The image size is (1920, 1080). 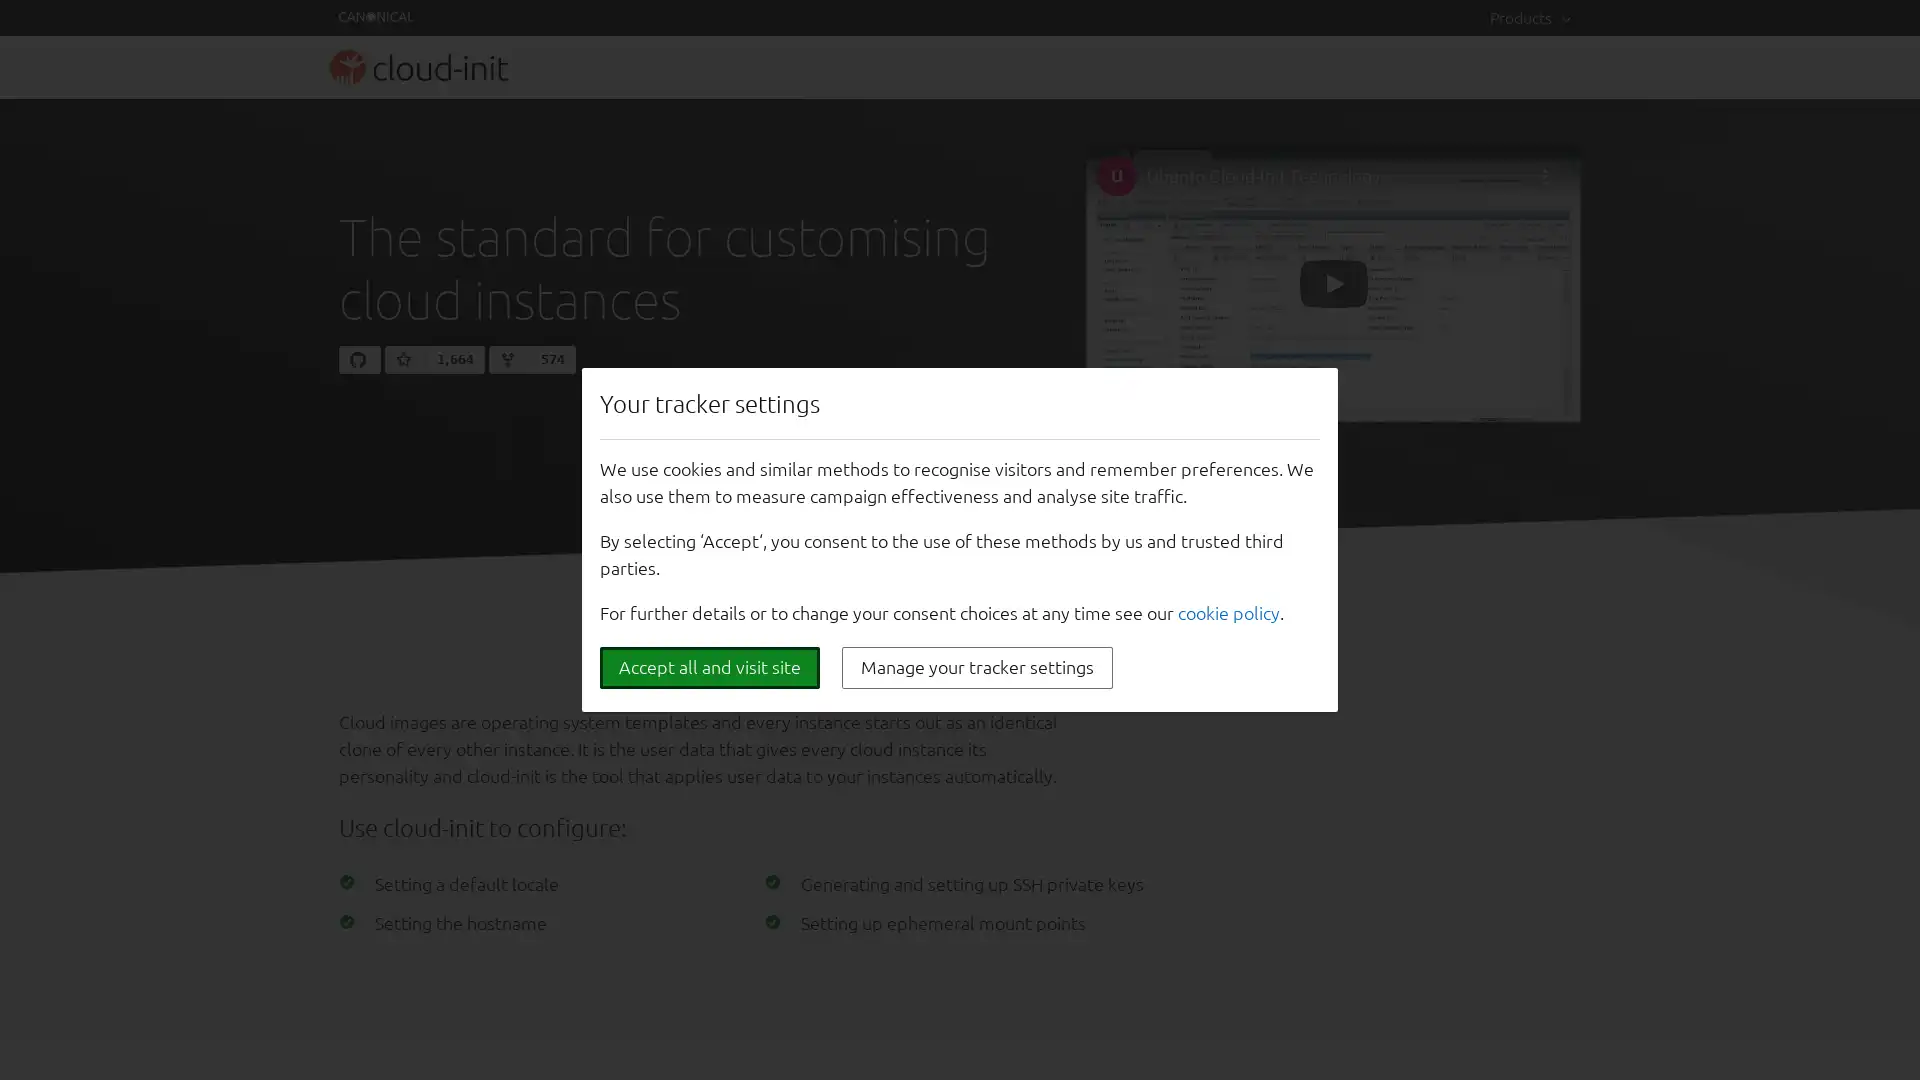 What do you see at coordinates (977, 667) in the screenshot?
I see `Manage your tracker settings` at bounding box center [977, 667].